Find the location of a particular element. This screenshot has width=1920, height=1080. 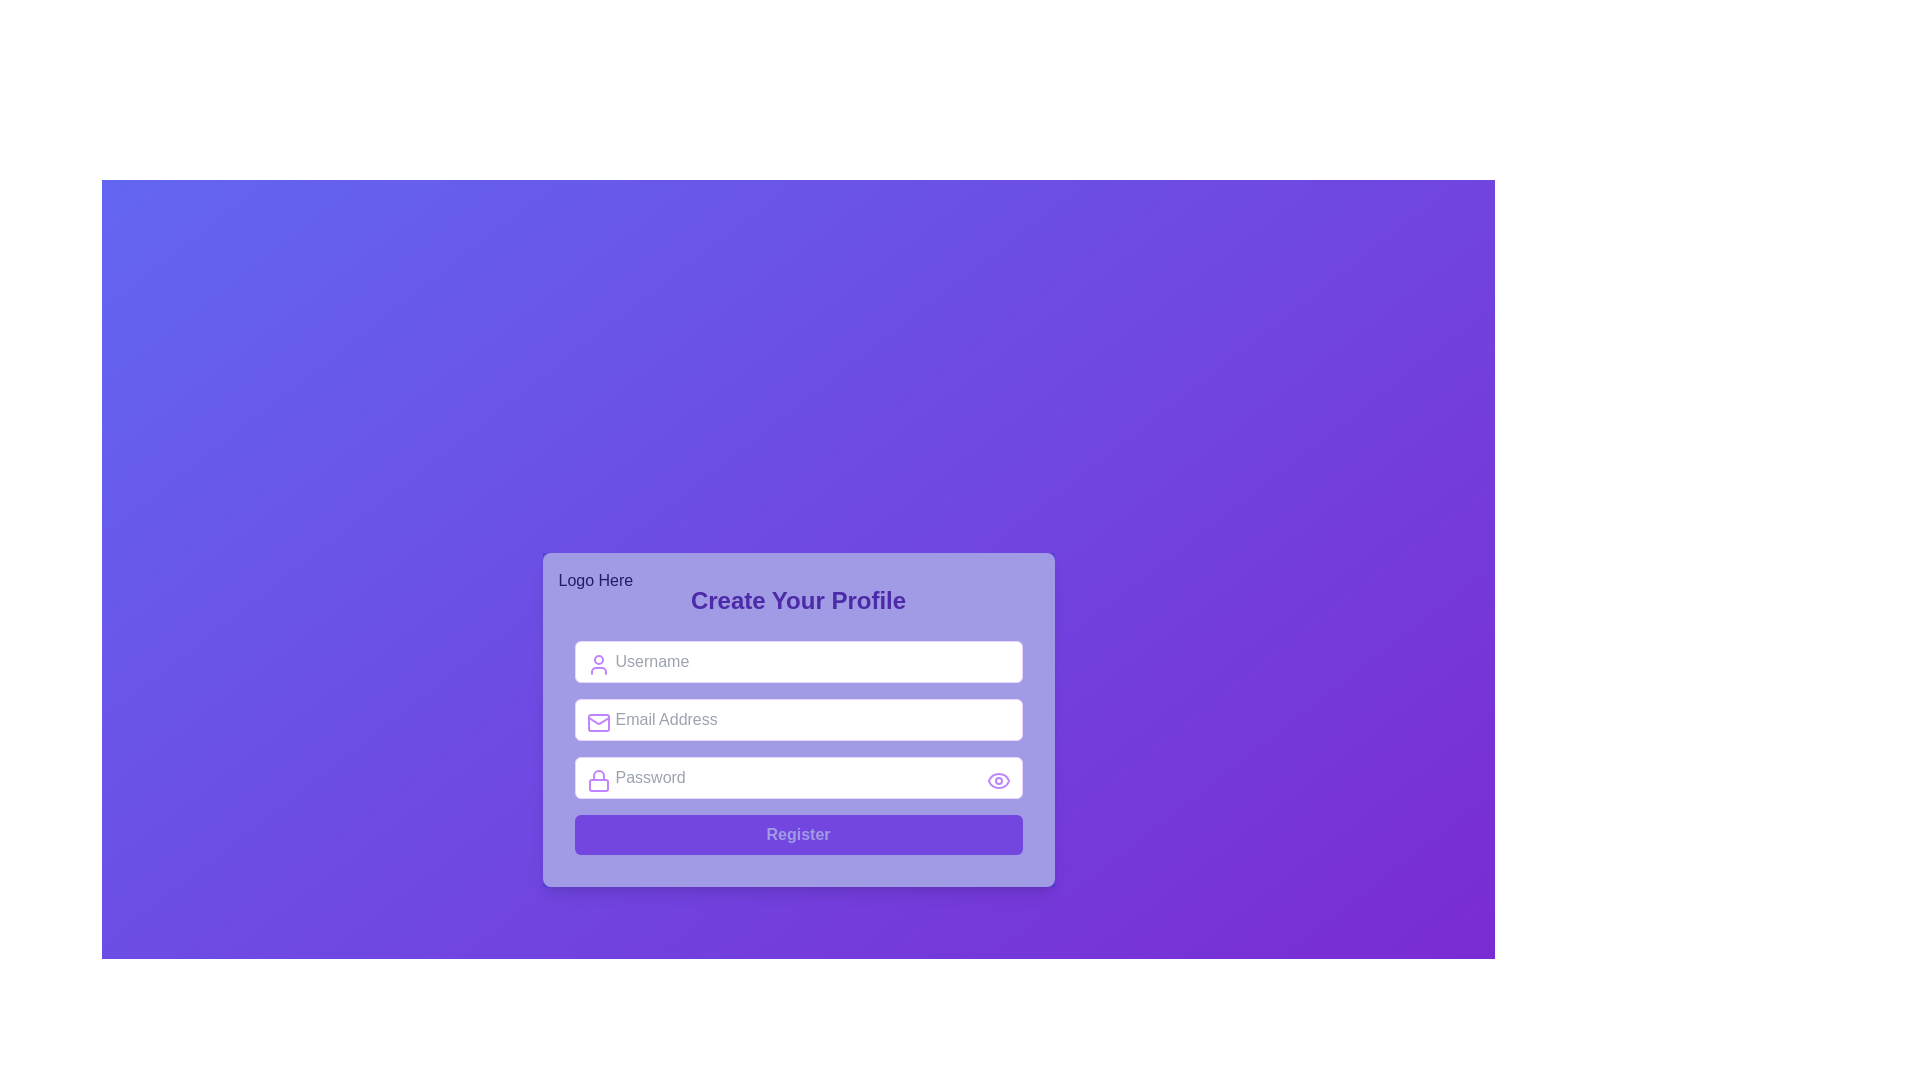

the branding indicator text label located at the top-left corner of the modal, which serves as a placeholder for a logo is located at coordinates (594, 581).